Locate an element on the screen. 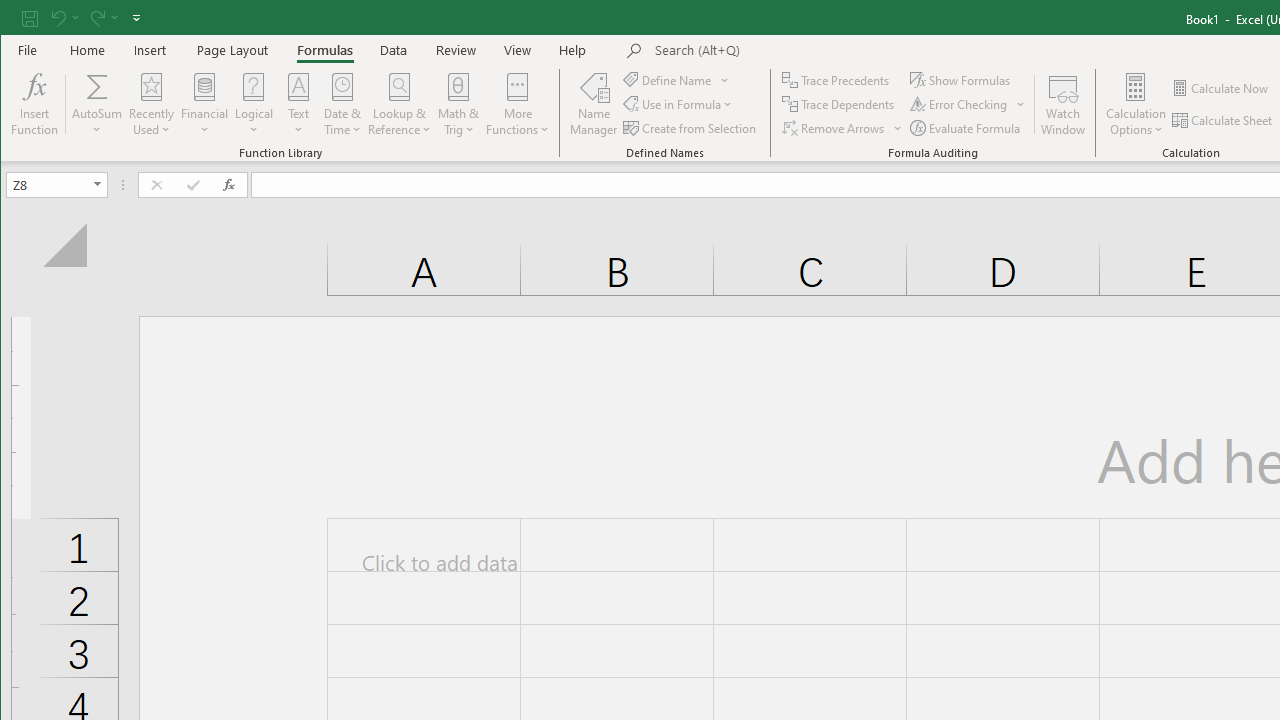 The image size is (1280, 720). 'Date & Time' is located at coordinates (343, 104).